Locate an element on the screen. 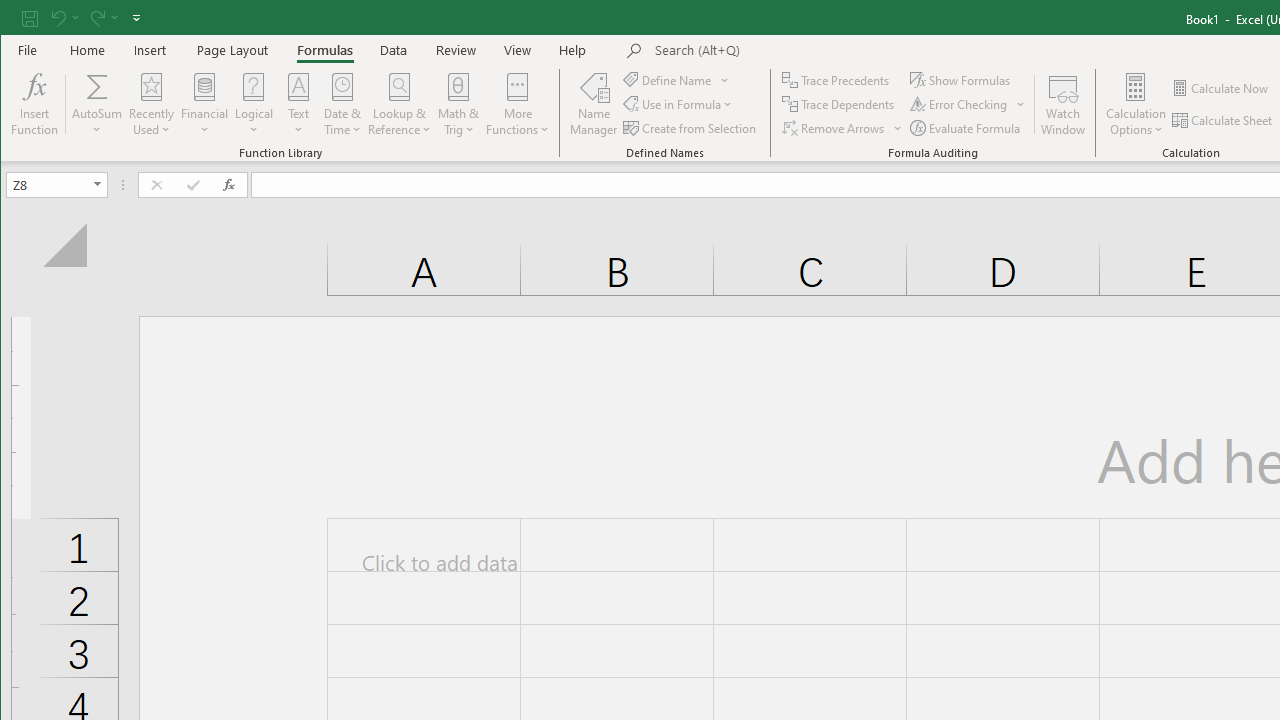 The image size is (1280, 720). 'Date & Time' is located at coordinates (343, 104).